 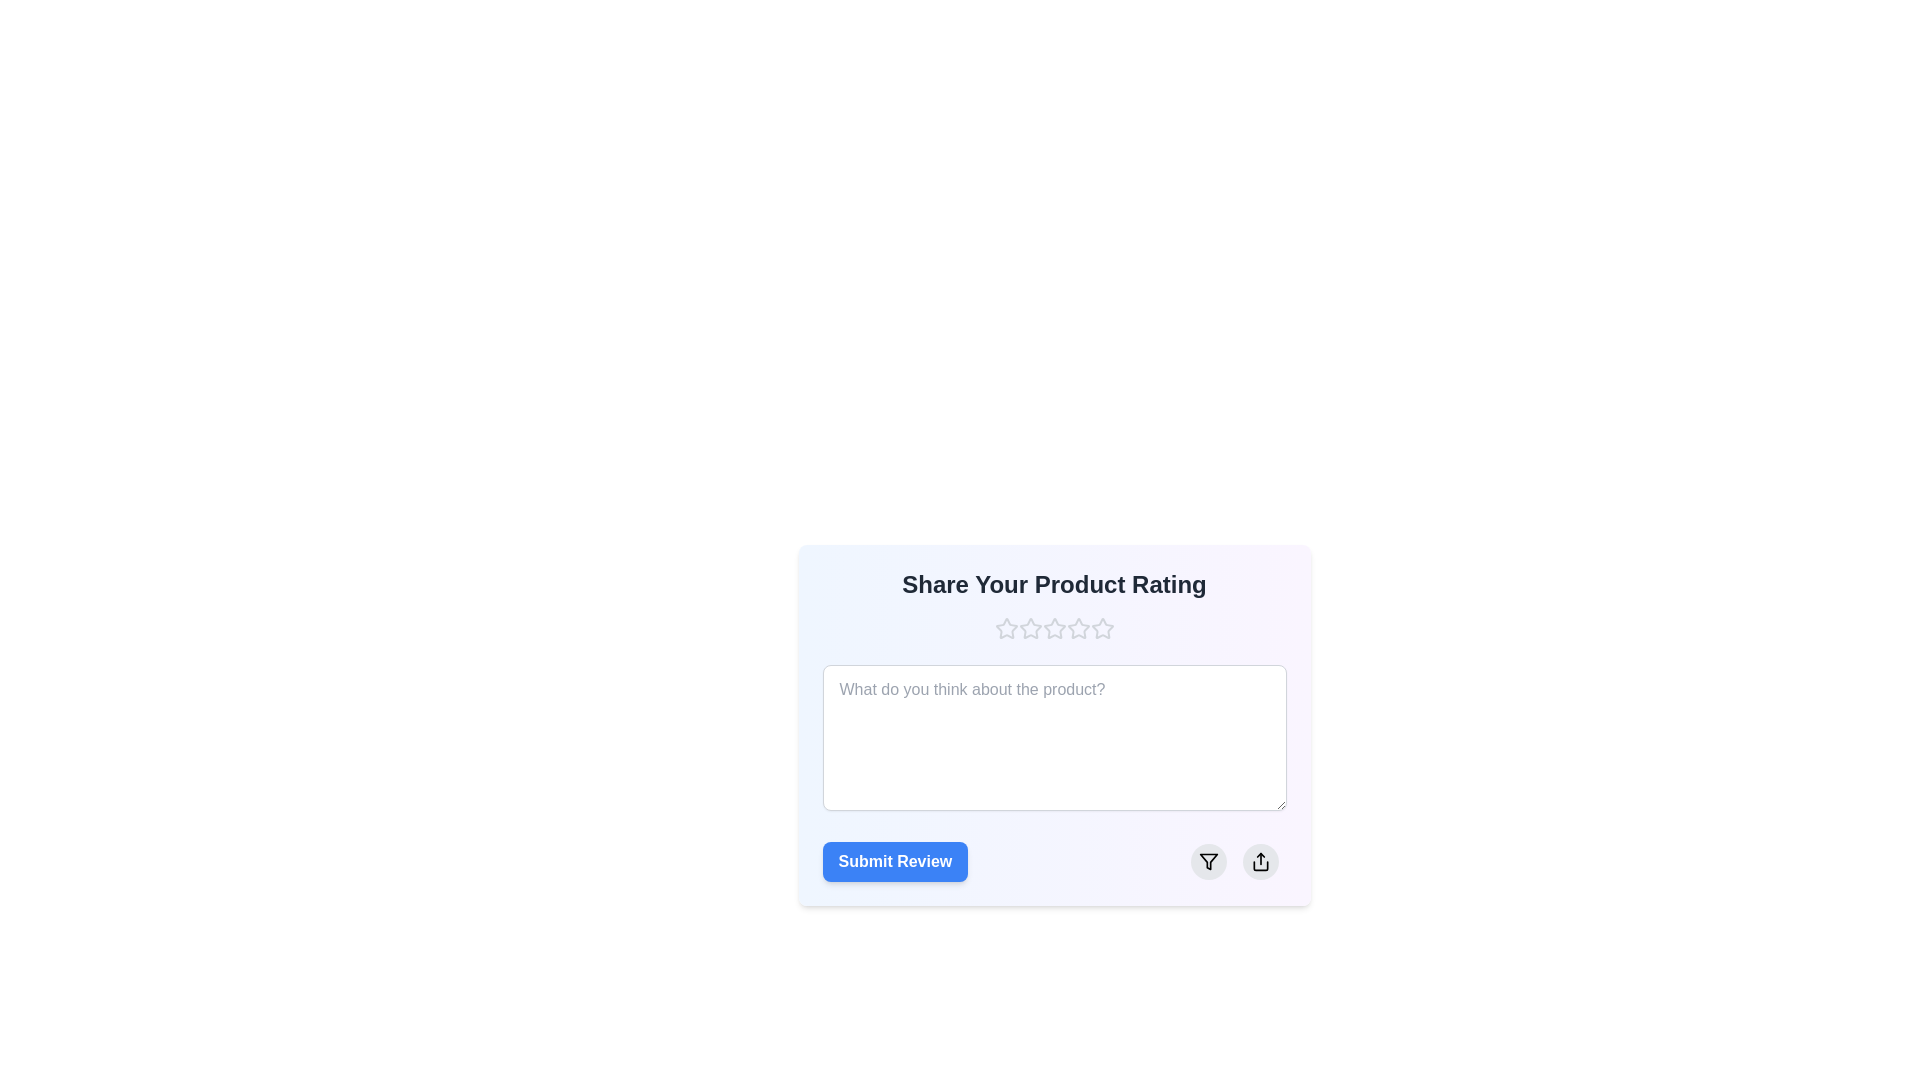 I want to click on the filter icon located inside the round light-gray button at the bottom-right corner of the input form for submitting a product review, so click(x=1207, y=860).